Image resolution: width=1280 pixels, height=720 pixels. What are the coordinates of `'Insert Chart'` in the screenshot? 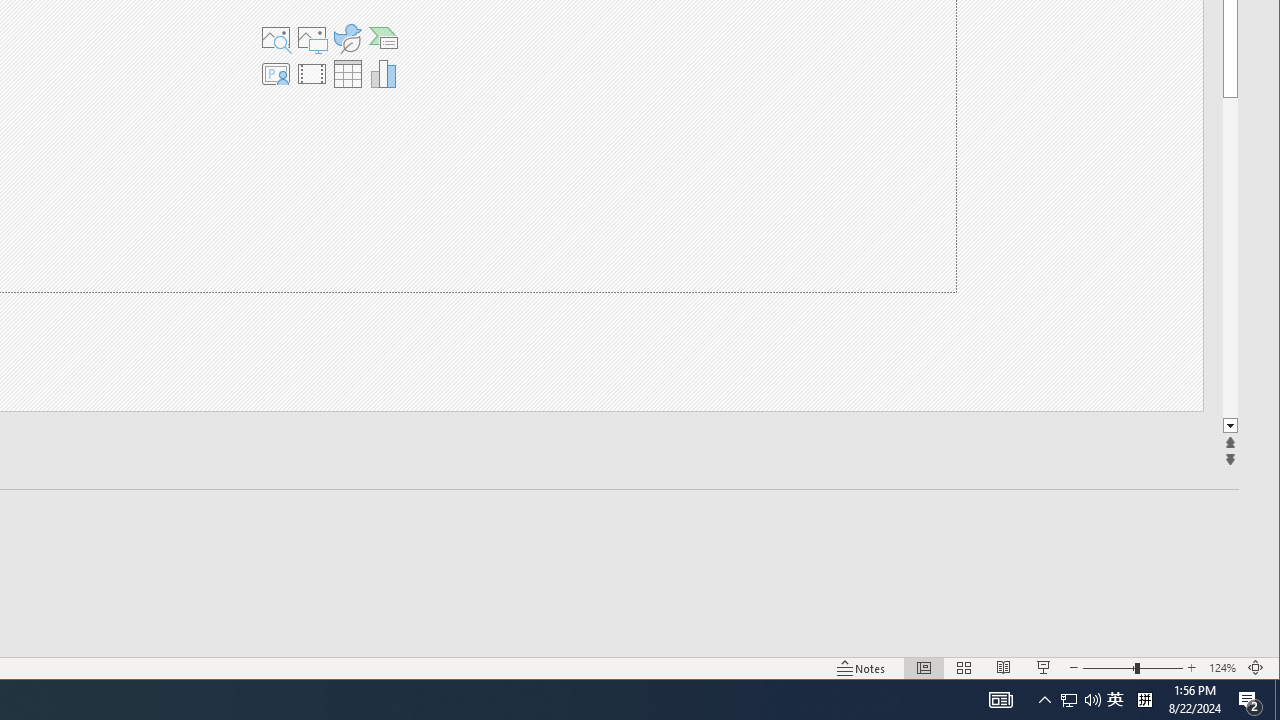 It's located at (384, 73).